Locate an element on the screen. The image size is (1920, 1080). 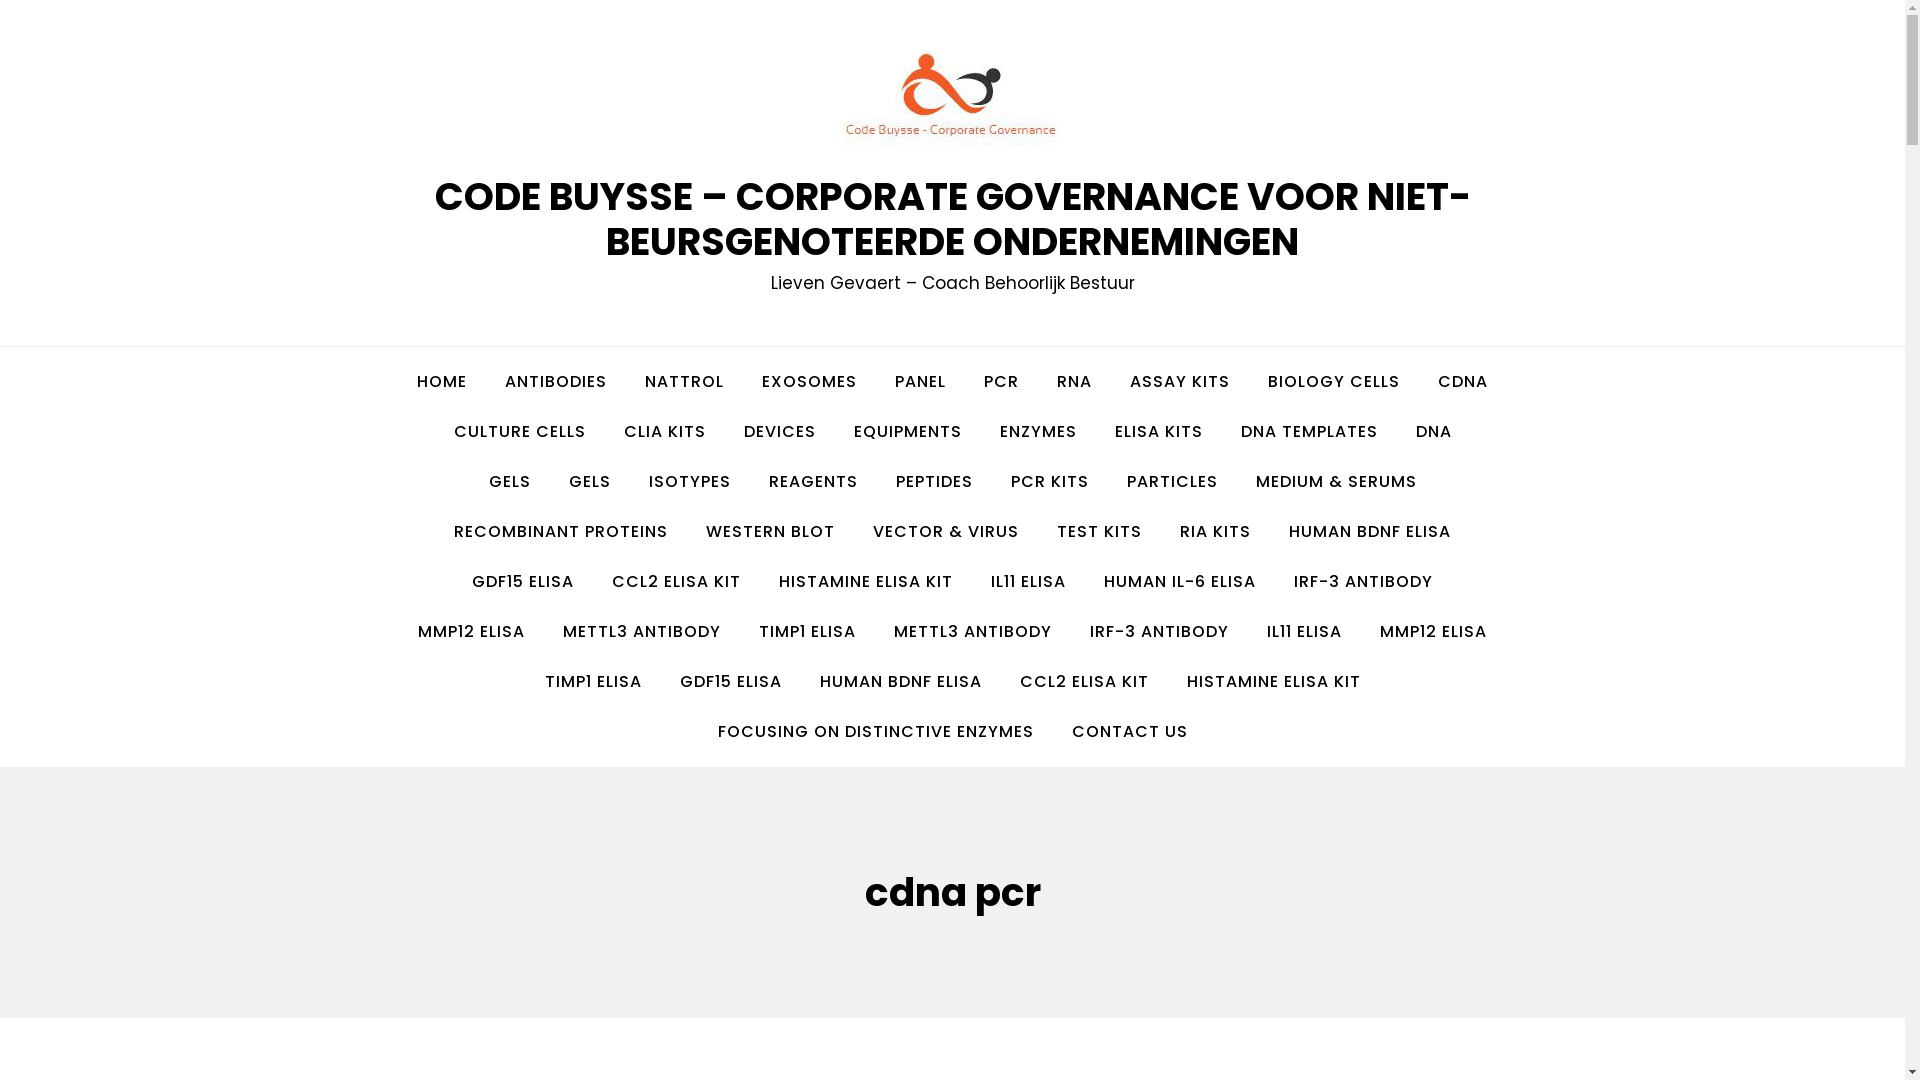
'ENZYMES' is located at coordinates (1037, 431).